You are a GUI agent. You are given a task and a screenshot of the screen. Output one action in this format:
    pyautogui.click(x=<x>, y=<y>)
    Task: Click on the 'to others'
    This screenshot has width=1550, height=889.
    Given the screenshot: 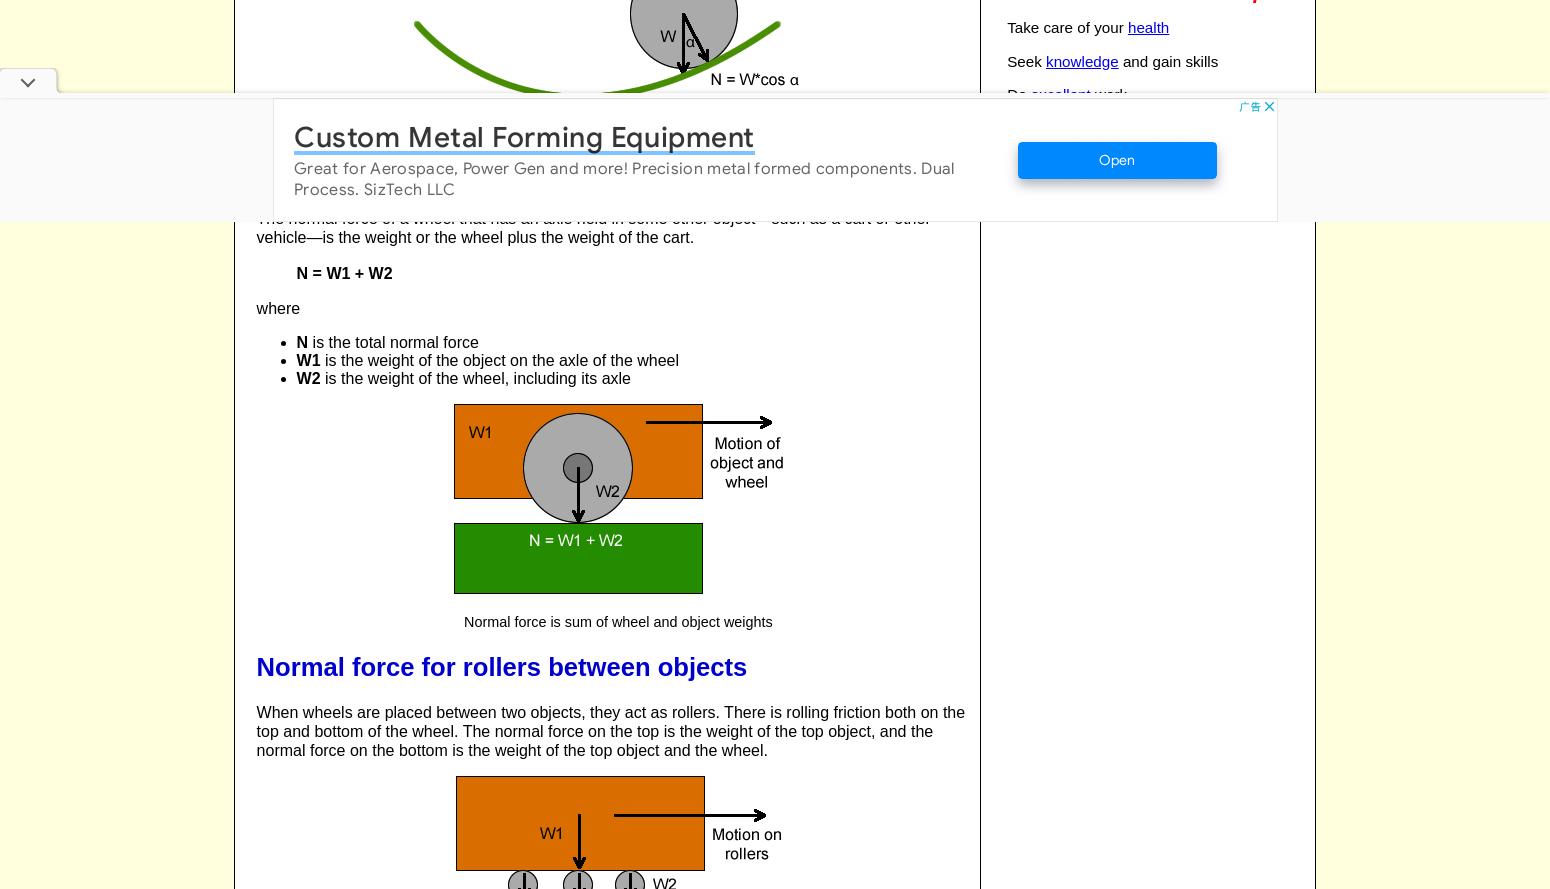 What is the action you would take?
    pyautogui.click(x=1116, y=127)
    